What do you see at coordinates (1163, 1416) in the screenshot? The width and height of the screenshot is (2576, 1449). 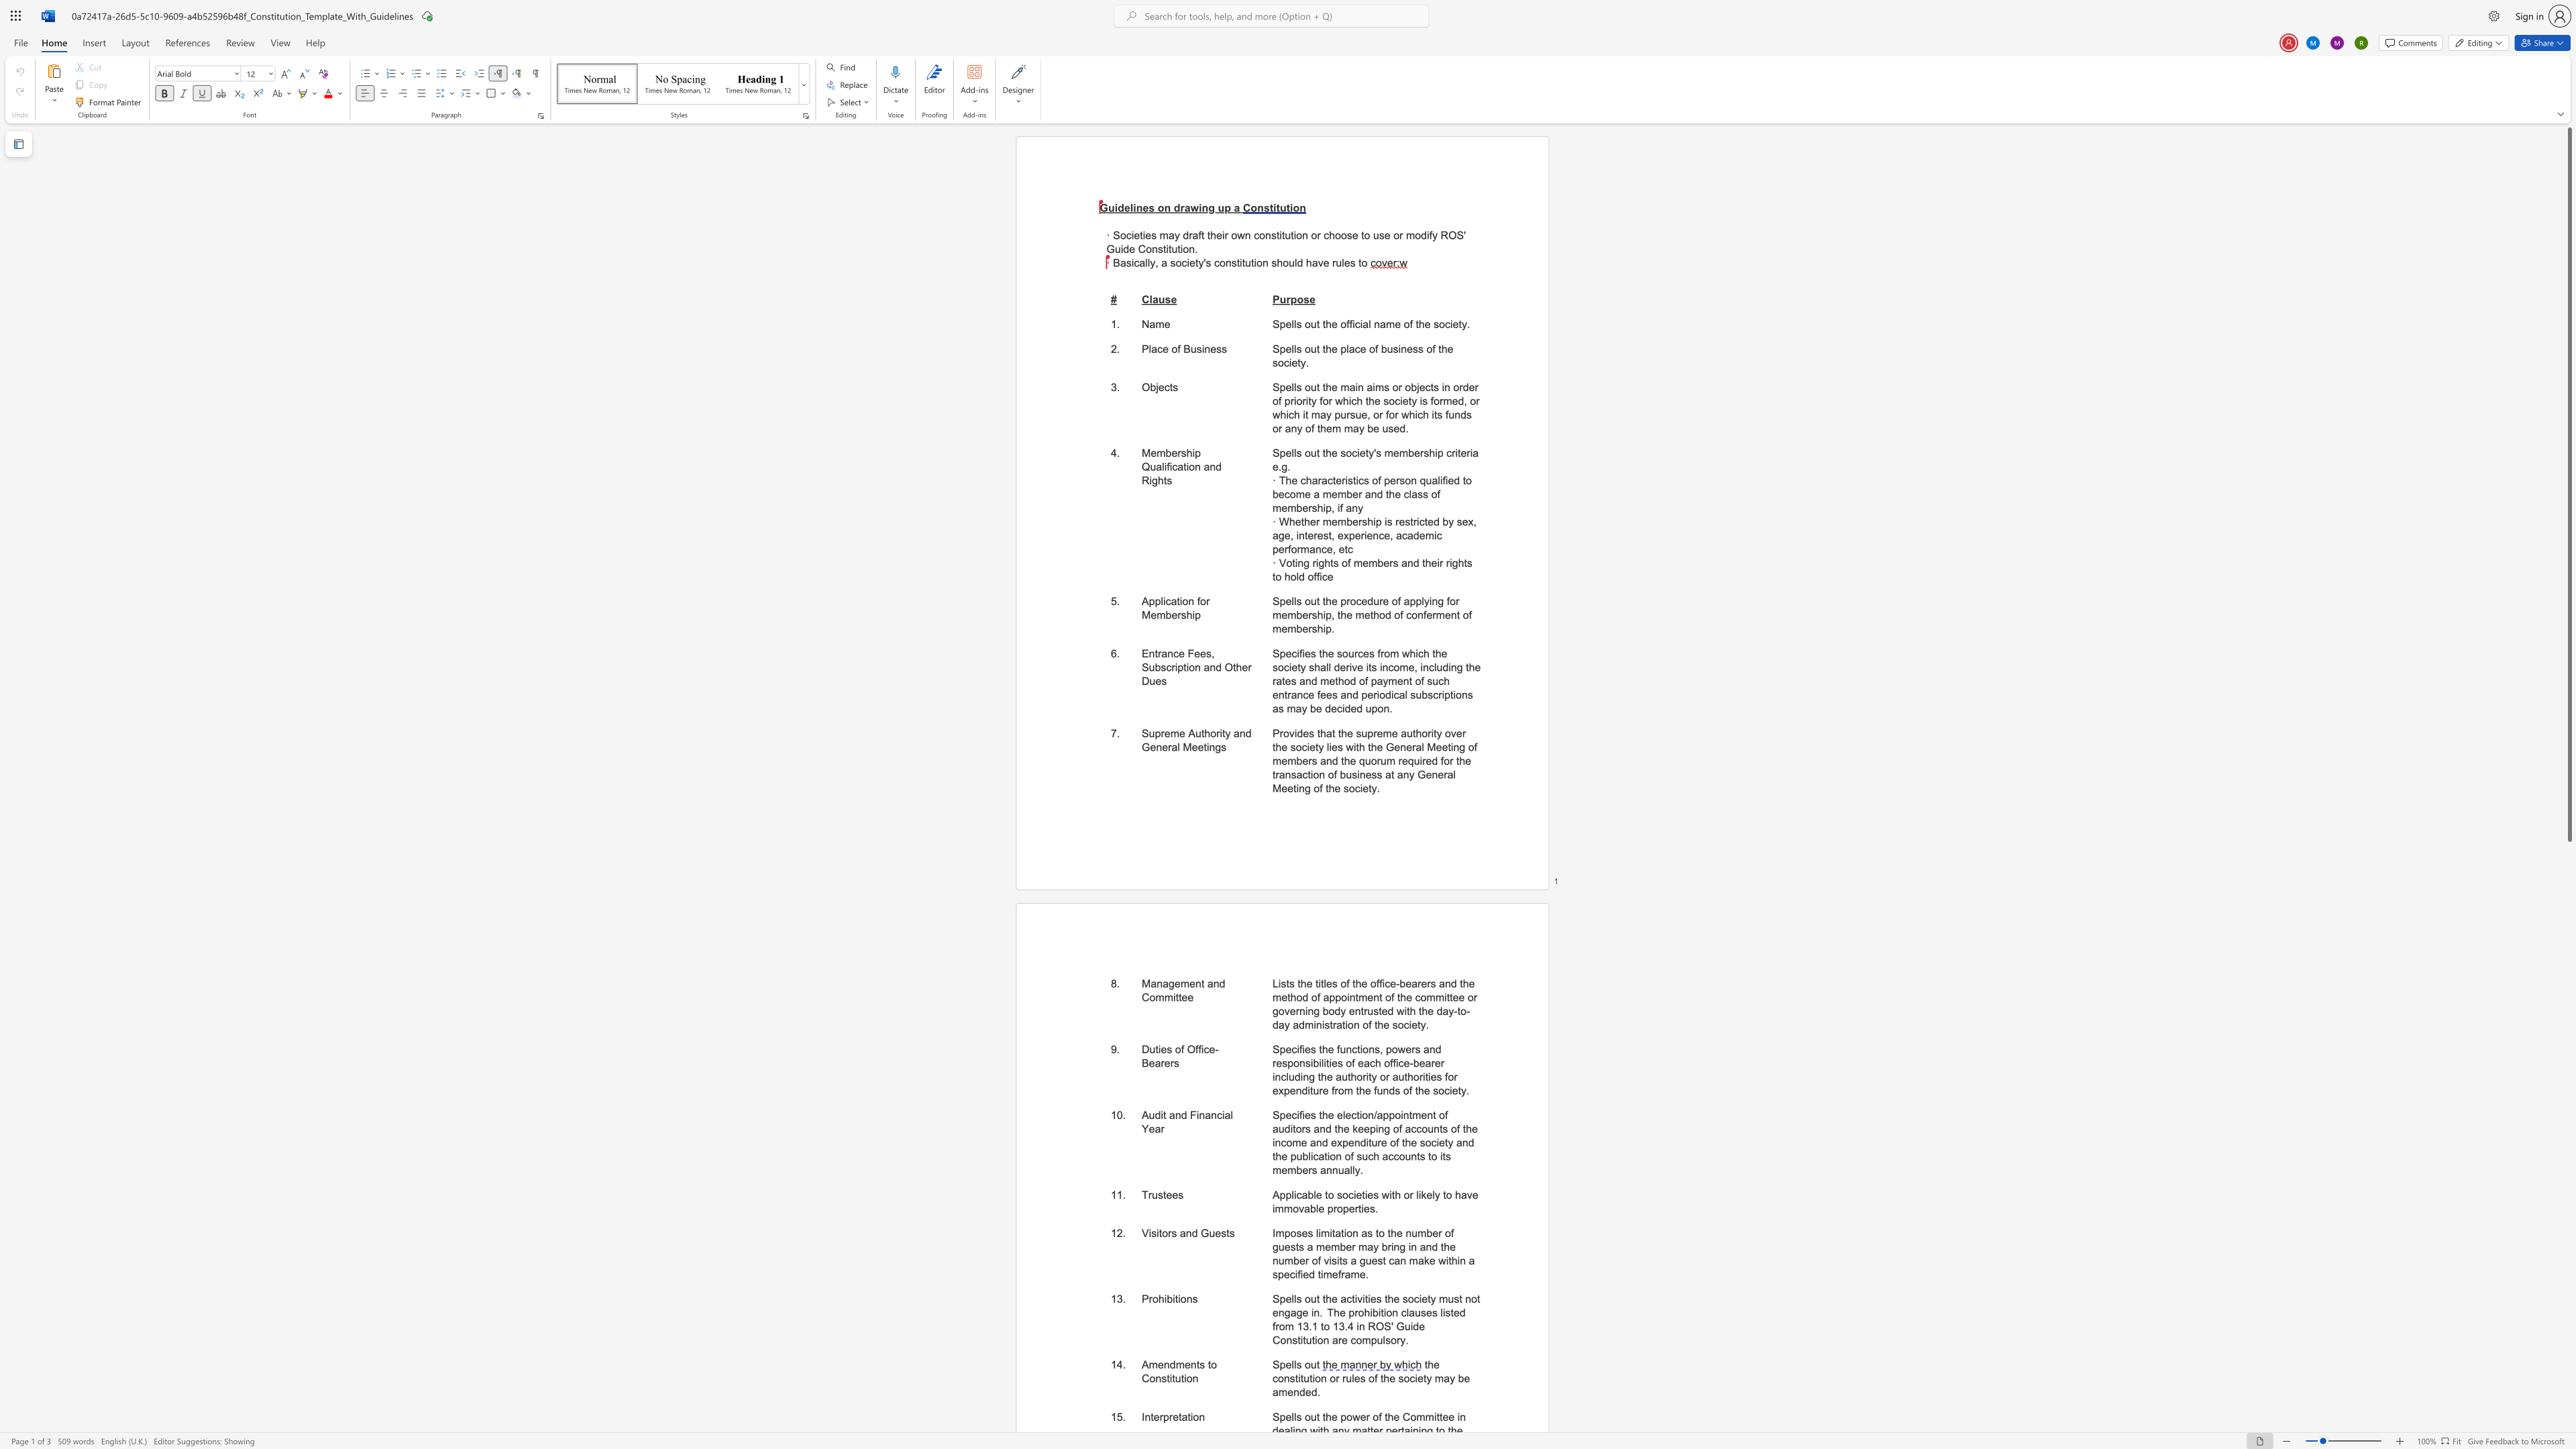 I see `the subset text "pretat" within the text "Interpretation"` at bounding box center [1163, 1416].